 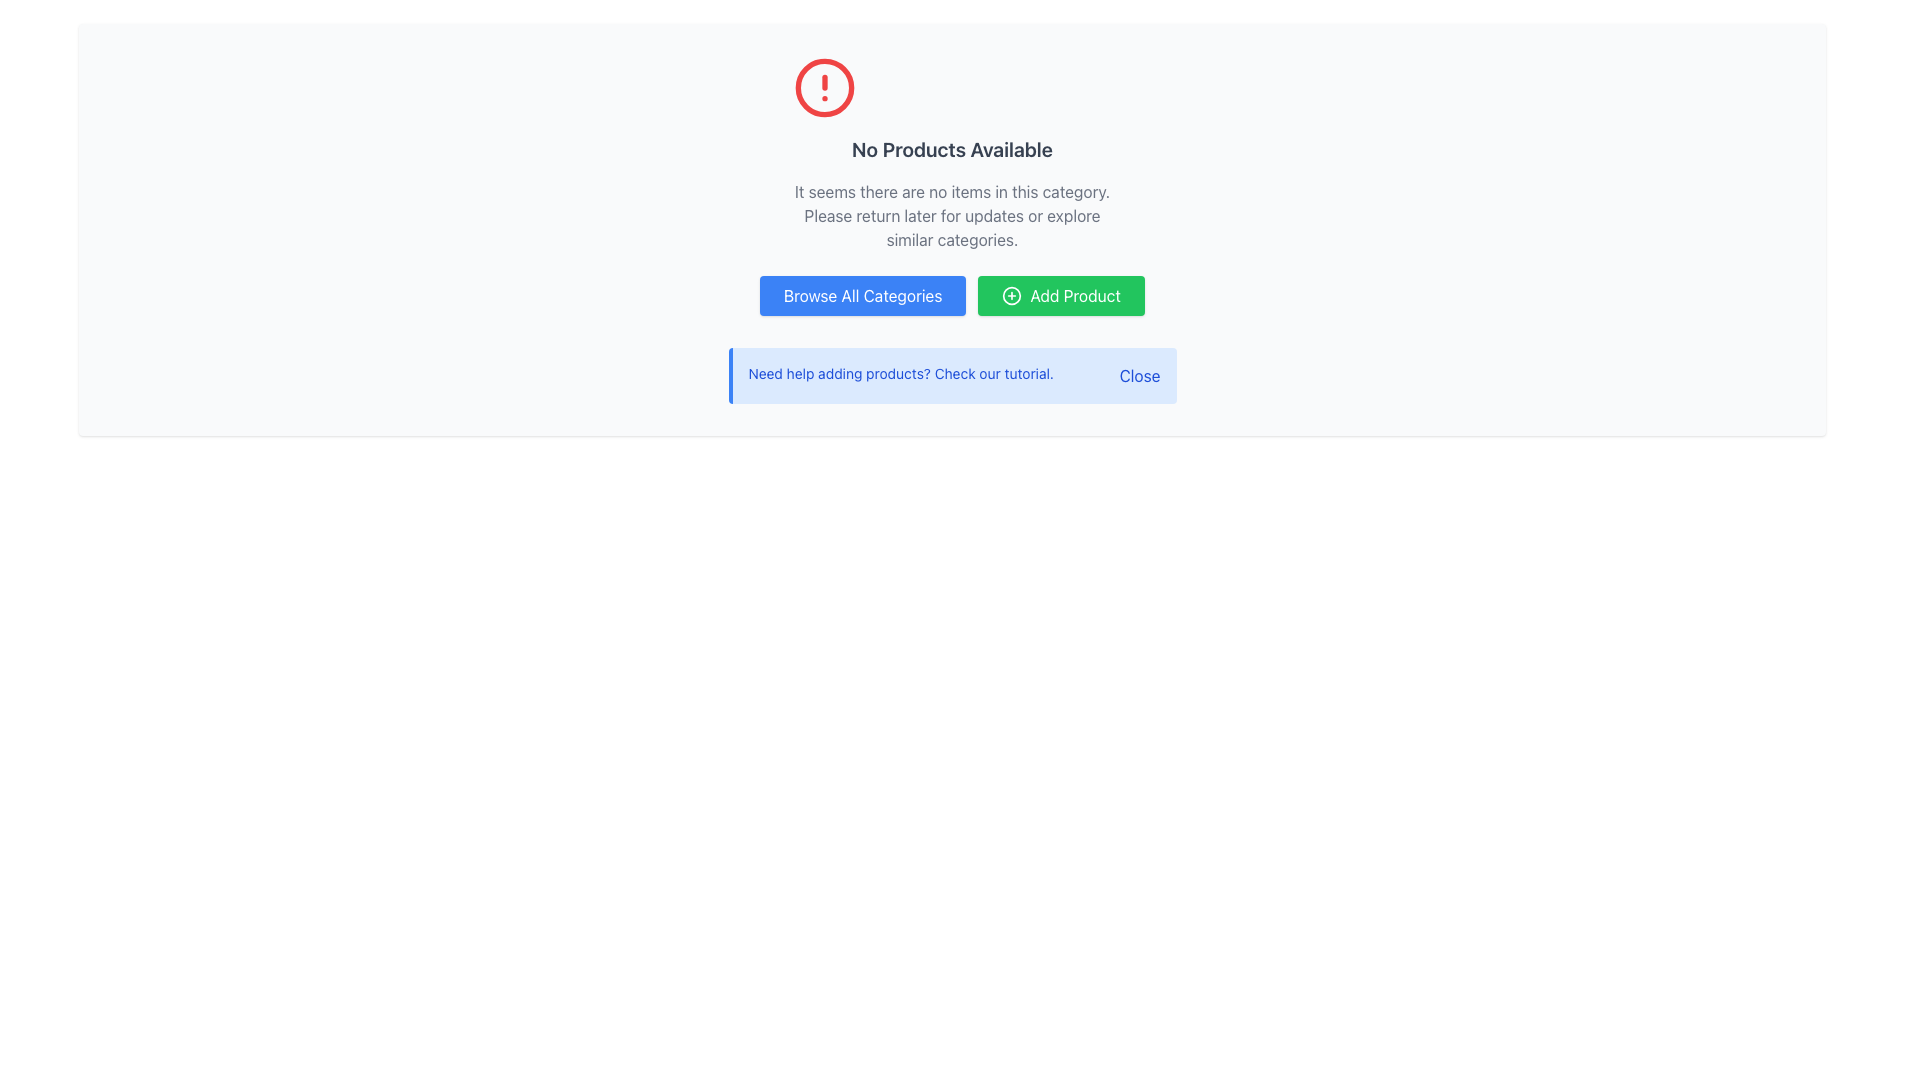 What do you see at coordinates (951, 216) in the screenshot?
I see `the multiline text block that displays the message 'It seems there are no items in this category. Please return later for updates or explore similar categories.'` at bounding box center [951, 216].